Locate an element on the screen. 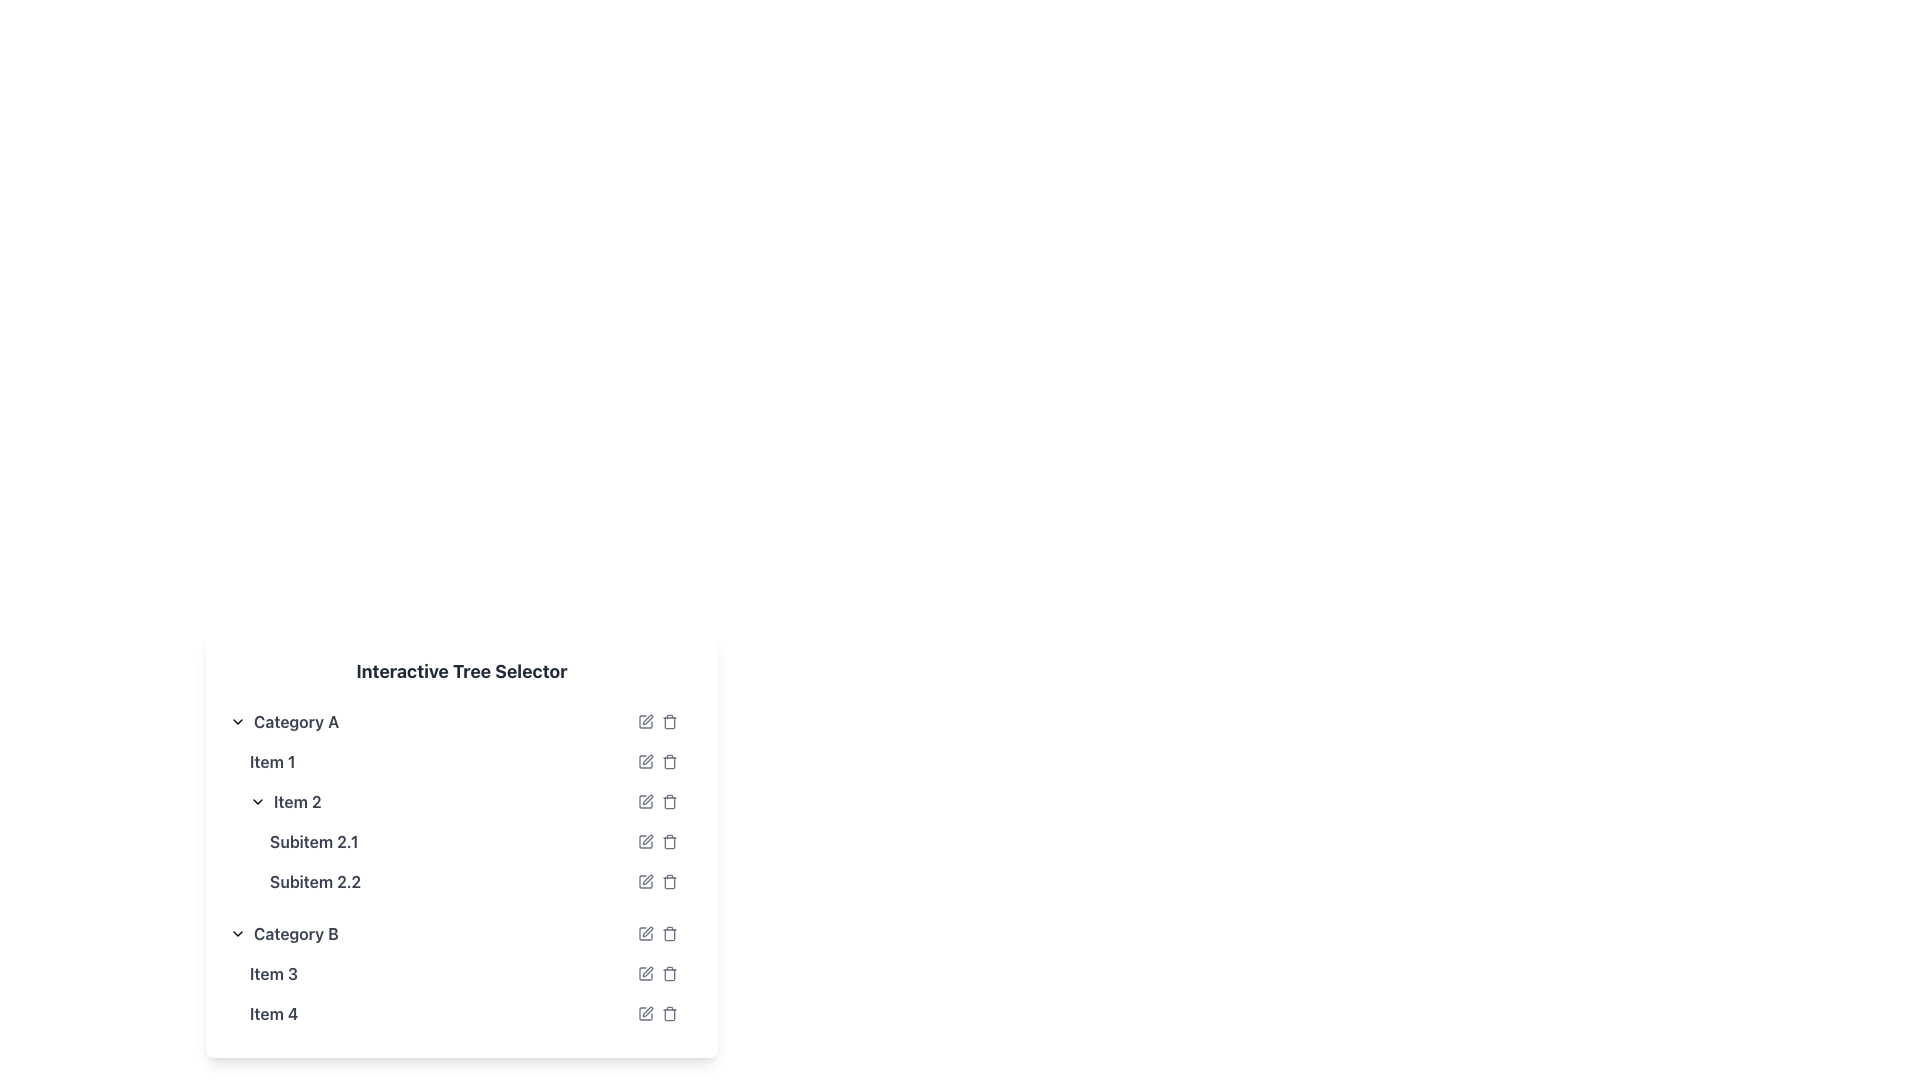 This screenshot has height=1080, width=1920. the delete icon associated with 'Category B' in the vertical interactive tree structure to initiate a delete action is located at coordinates (670, 933).